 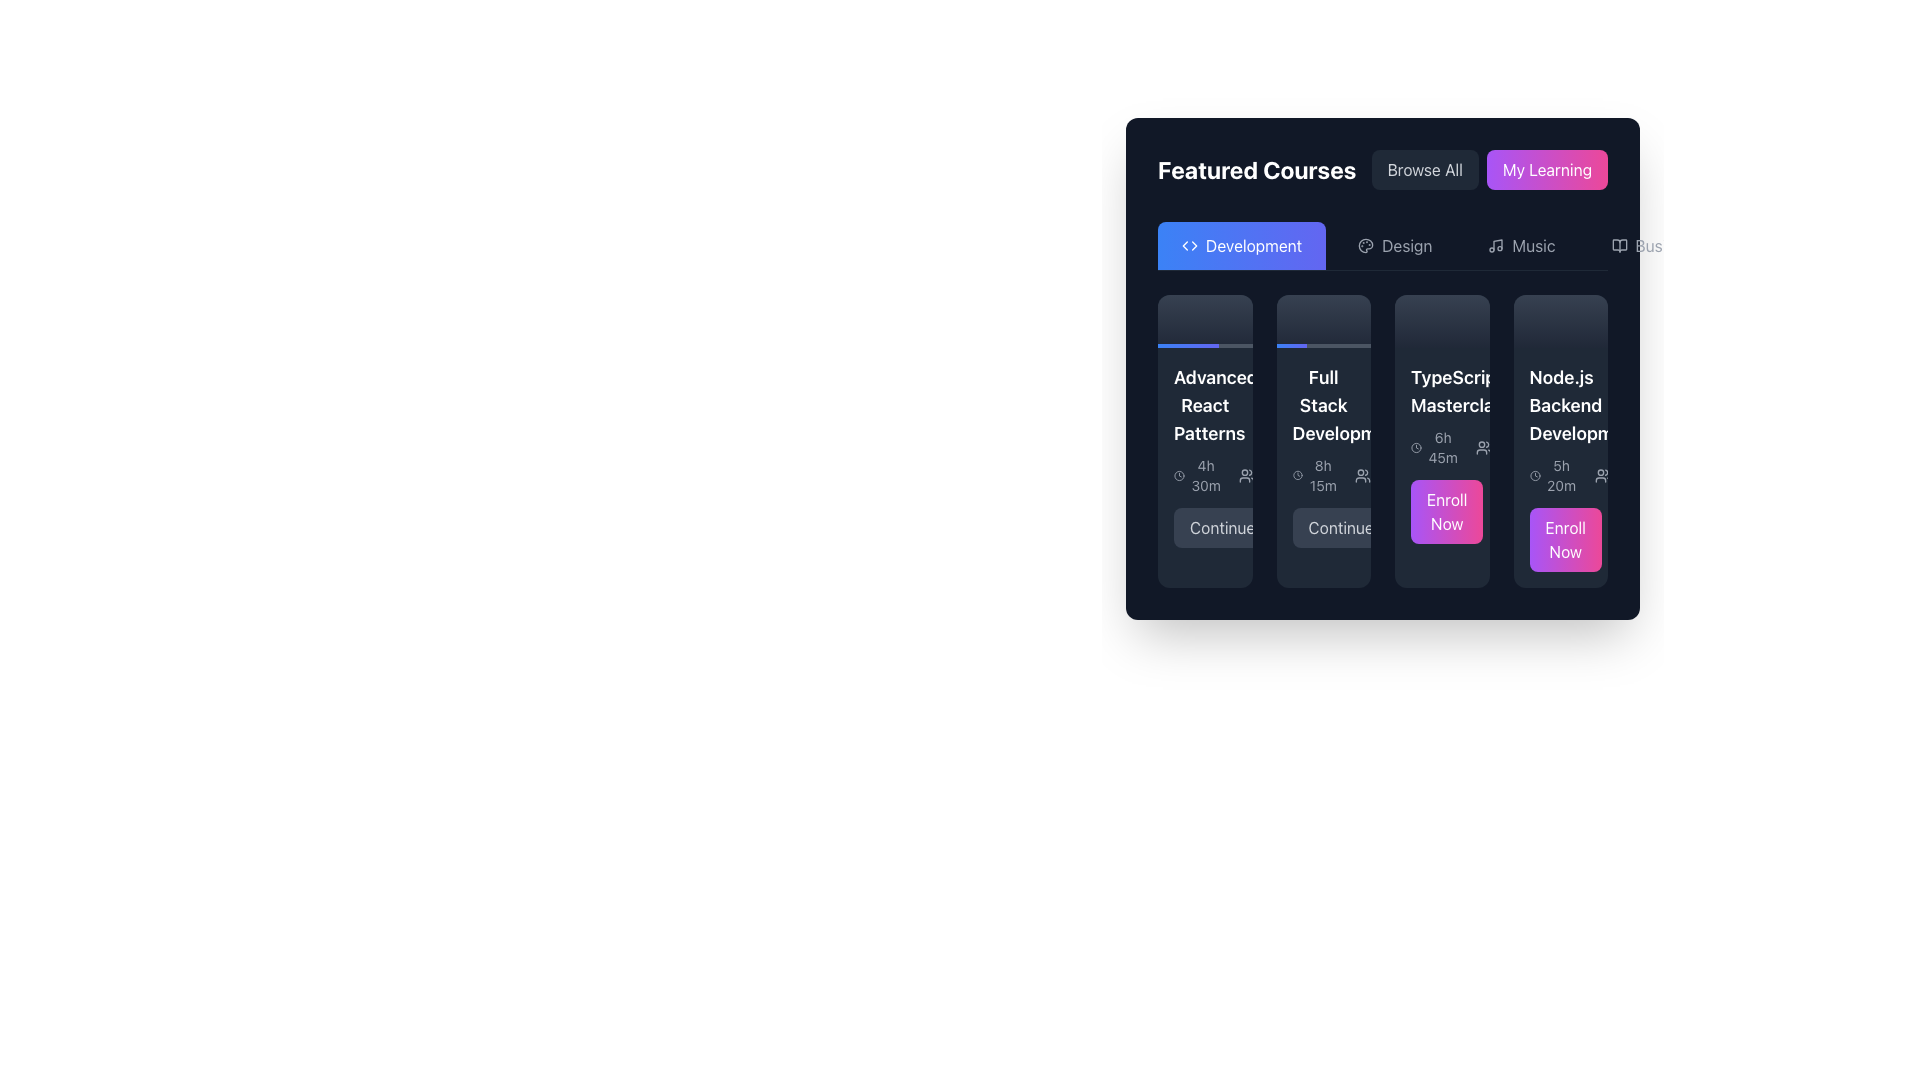 What do you see at coordinates (1559, 540) in the screenshot?
I see `the enrollment button for the 'Node.js Backend Development' course` at bounding box center [1559, 540].